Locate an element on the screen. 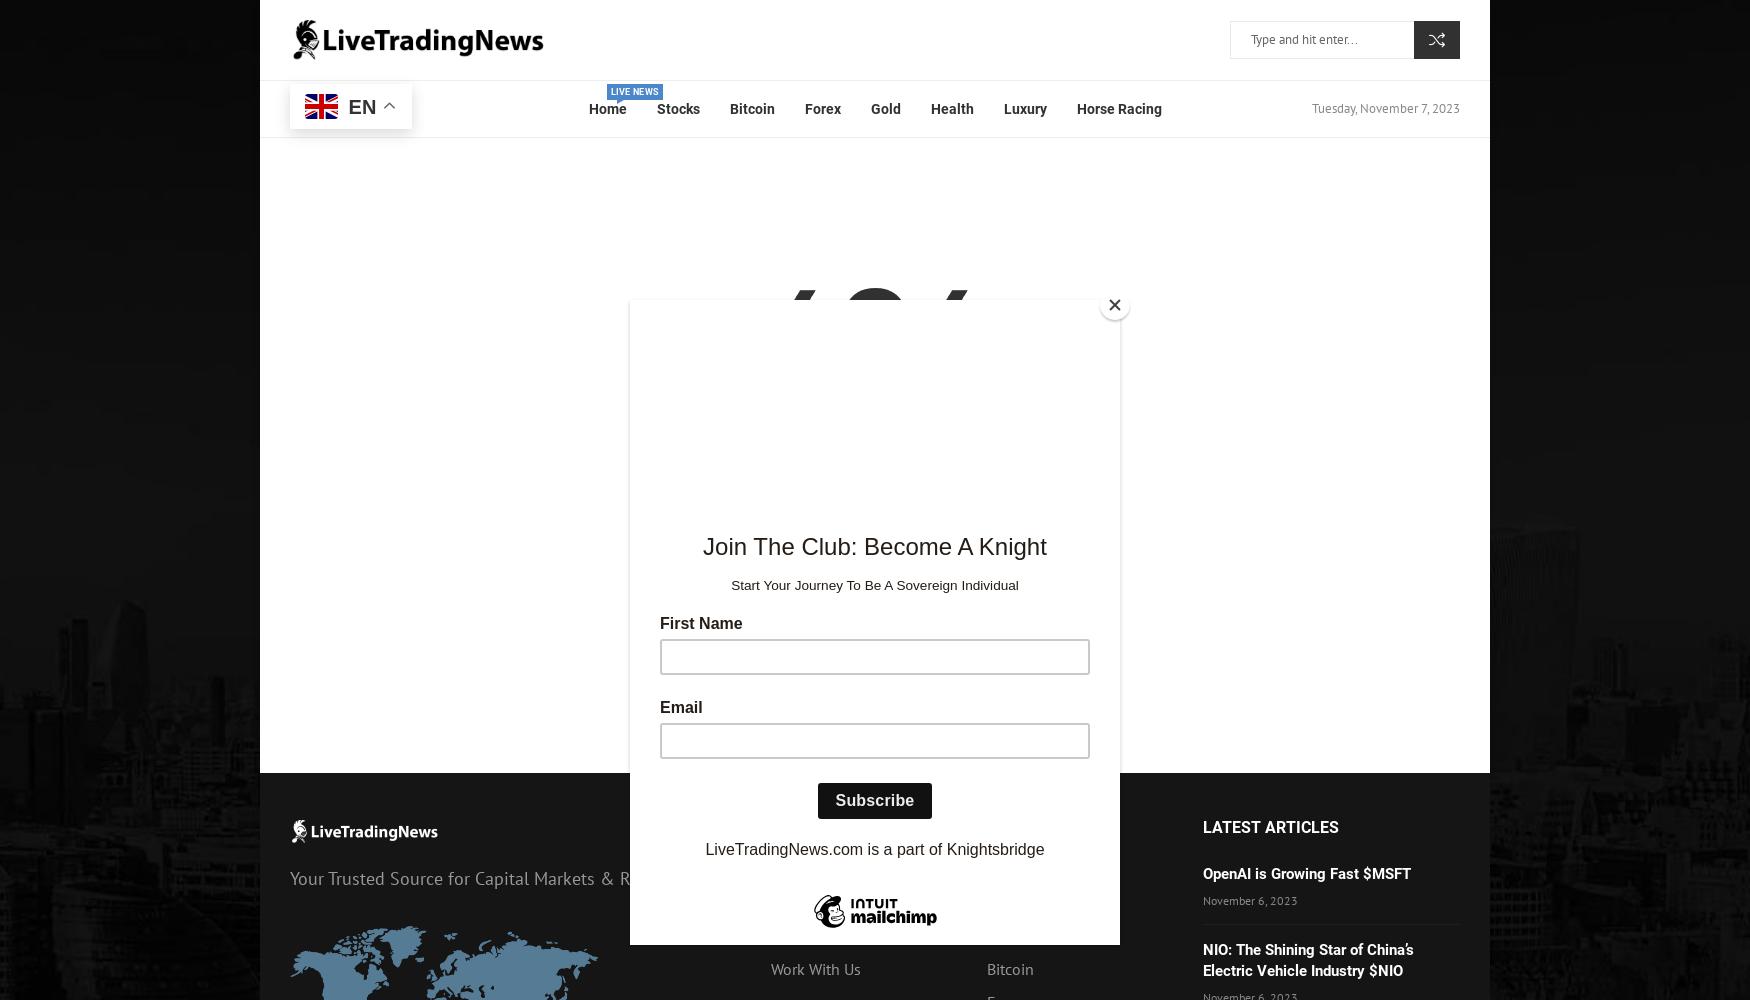 The image size is (1750, 1000). 'Your Trusted Source for Capital Markets & Related News' is located at coordinates (288, 878).